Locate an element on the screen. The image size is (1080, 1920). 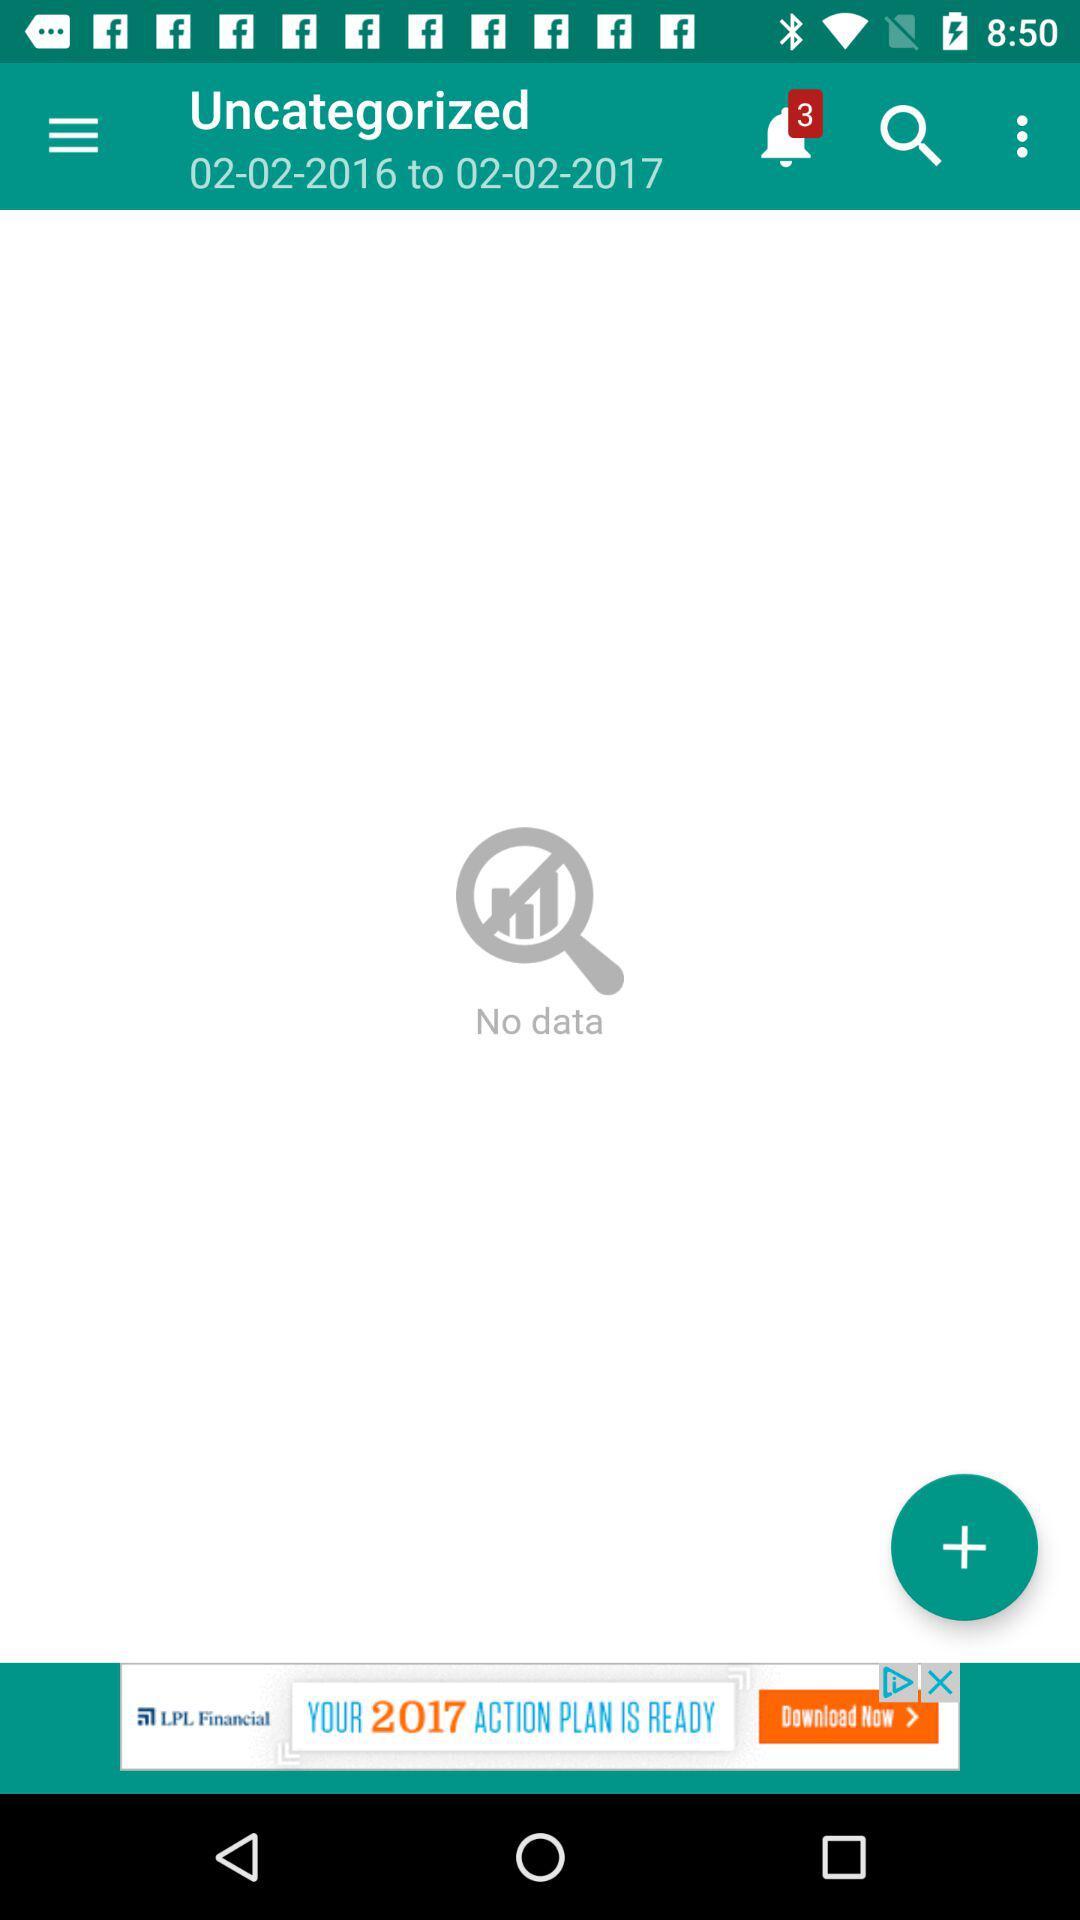
the add icon is located at coordinates (963, 1546).